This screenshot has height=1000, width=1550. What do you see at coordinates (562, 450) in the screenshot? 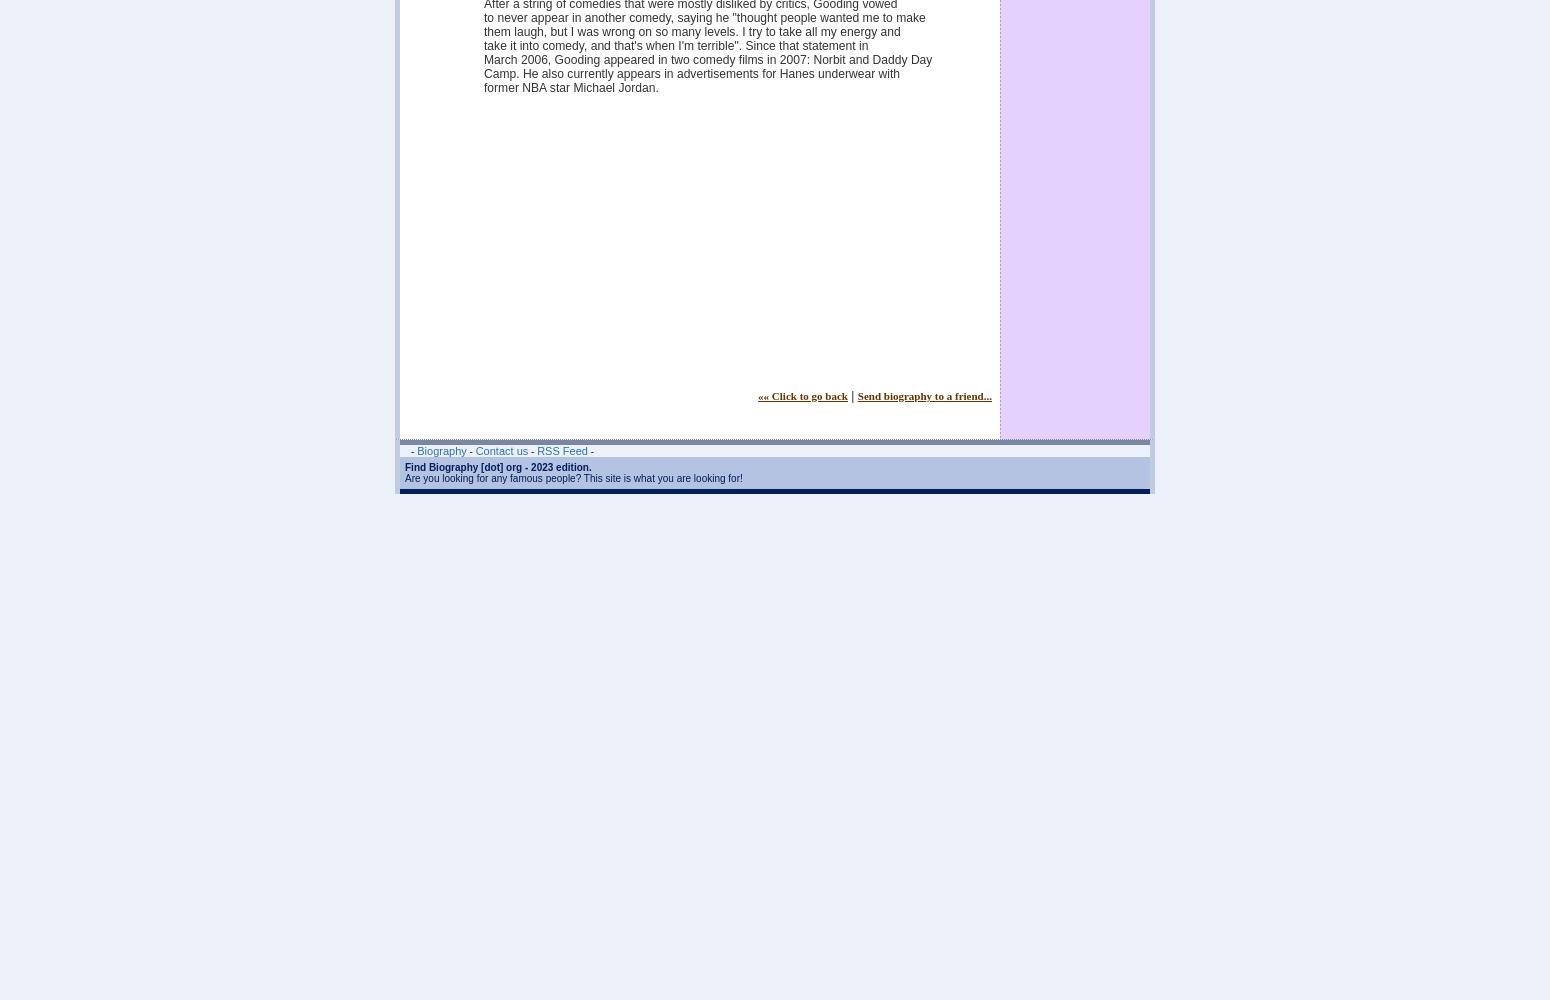
I see `'RSS Feed'` at bounding box center [562, 450].